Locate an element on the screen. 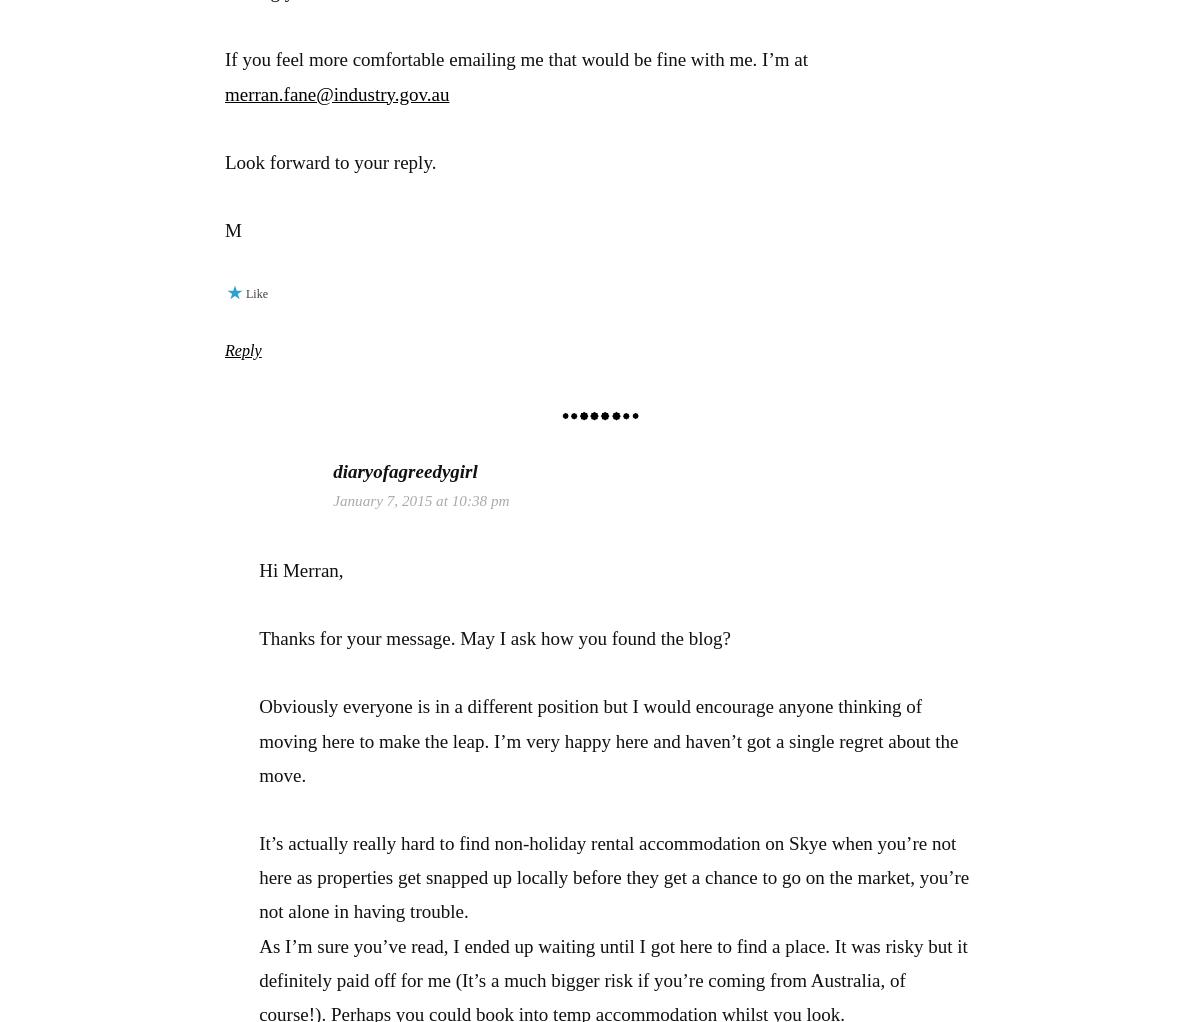 Image resolution: width=1200 pixels, height=1022 pixels. 'Reply' is located at coordinates (224, 349).